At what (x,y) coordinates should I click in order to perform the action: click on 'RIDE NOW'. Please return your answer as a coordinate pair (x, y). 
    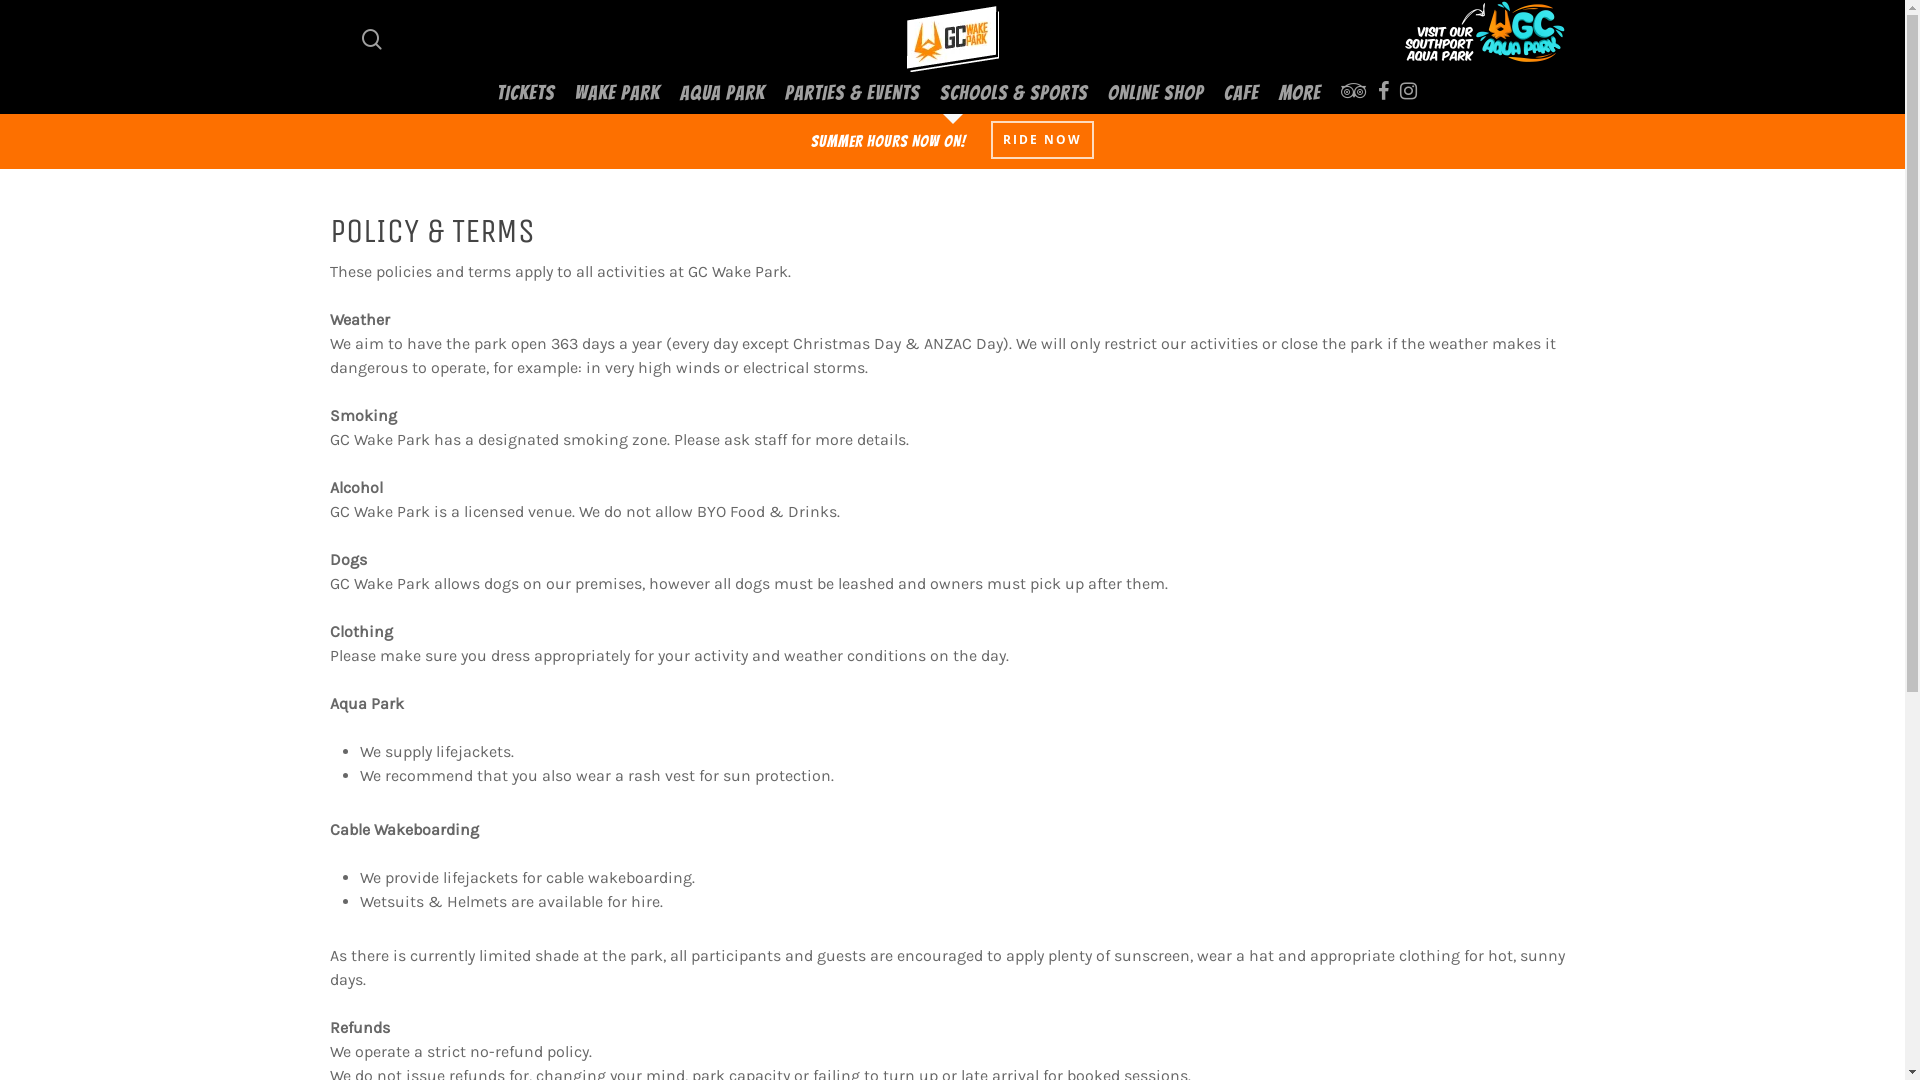
    Looking at the image, I should click on (990, 138).